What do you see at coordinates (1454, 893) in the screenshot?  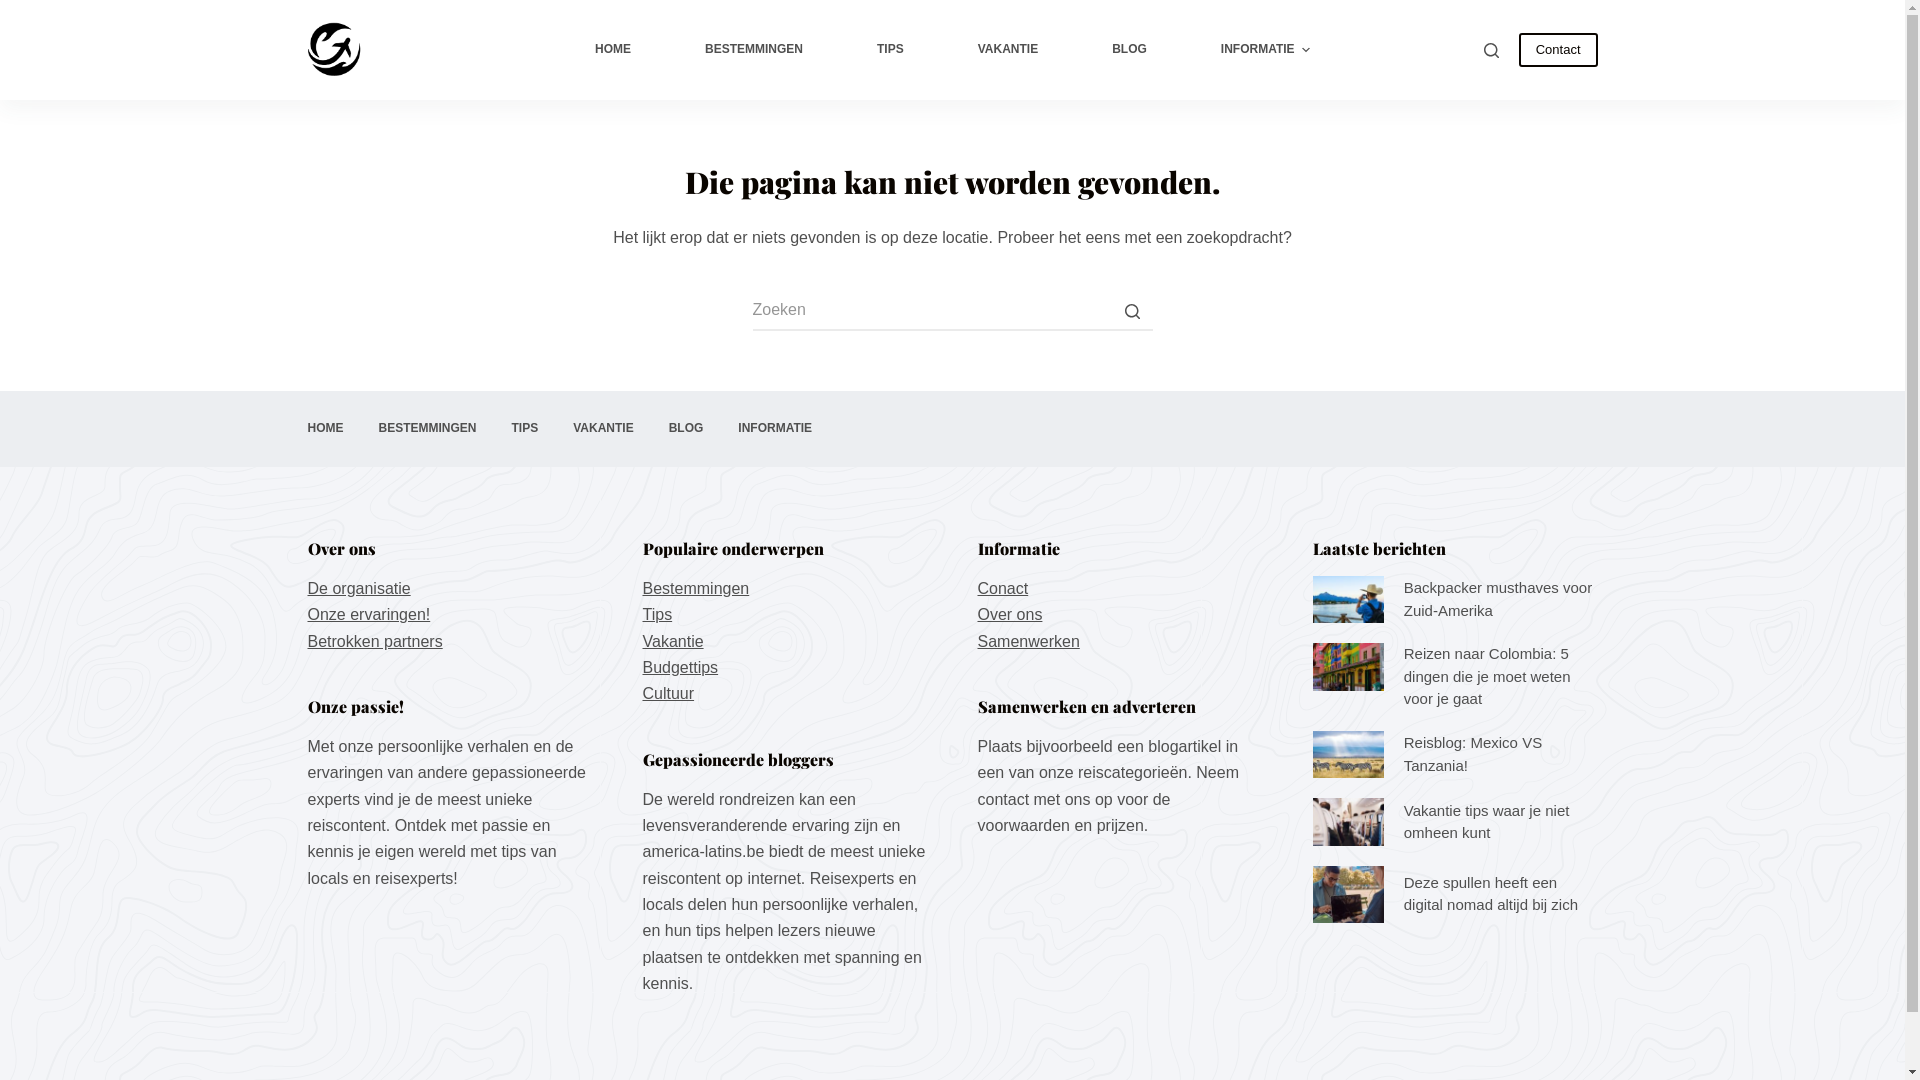 I see `'Deze spullen heeft een digital nomad altijd bij zich'` at bounding box center [1454, 893].